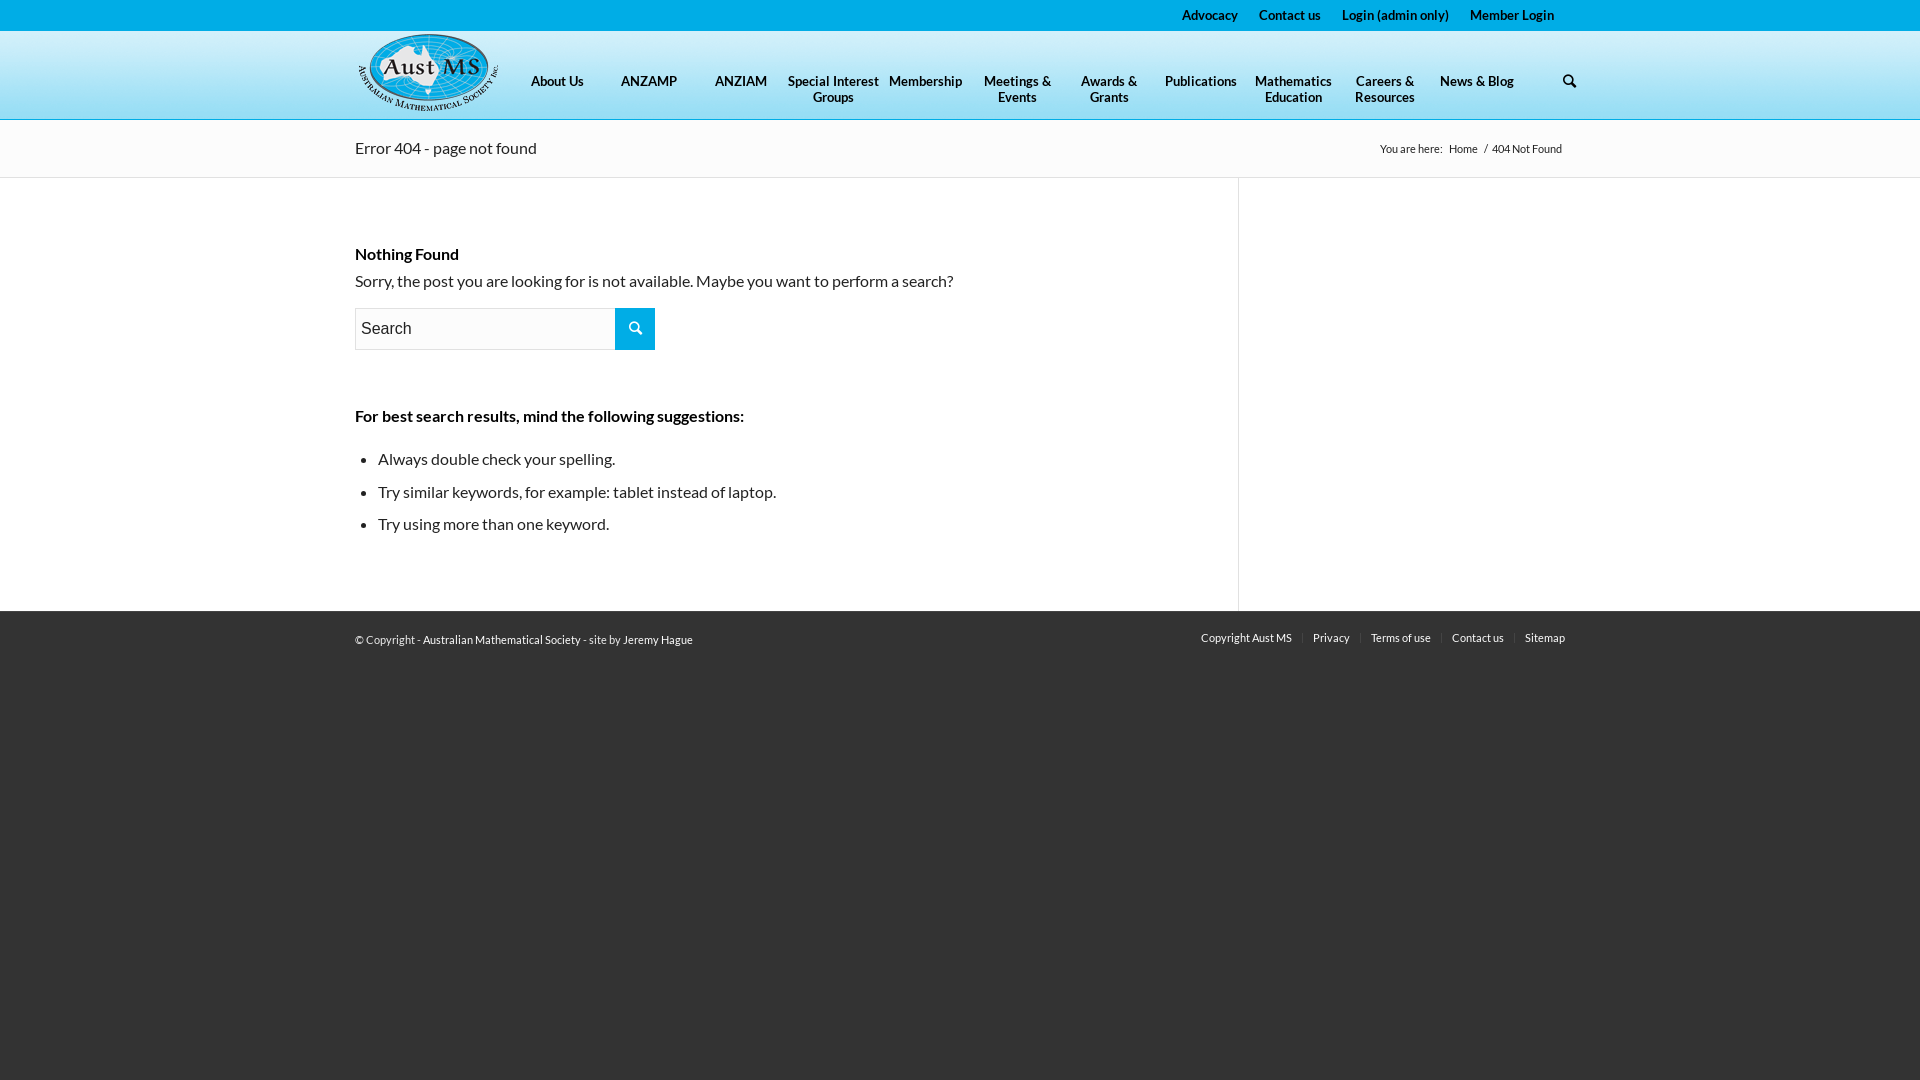  I want to click on 'Privacy', so click(1331, 637).